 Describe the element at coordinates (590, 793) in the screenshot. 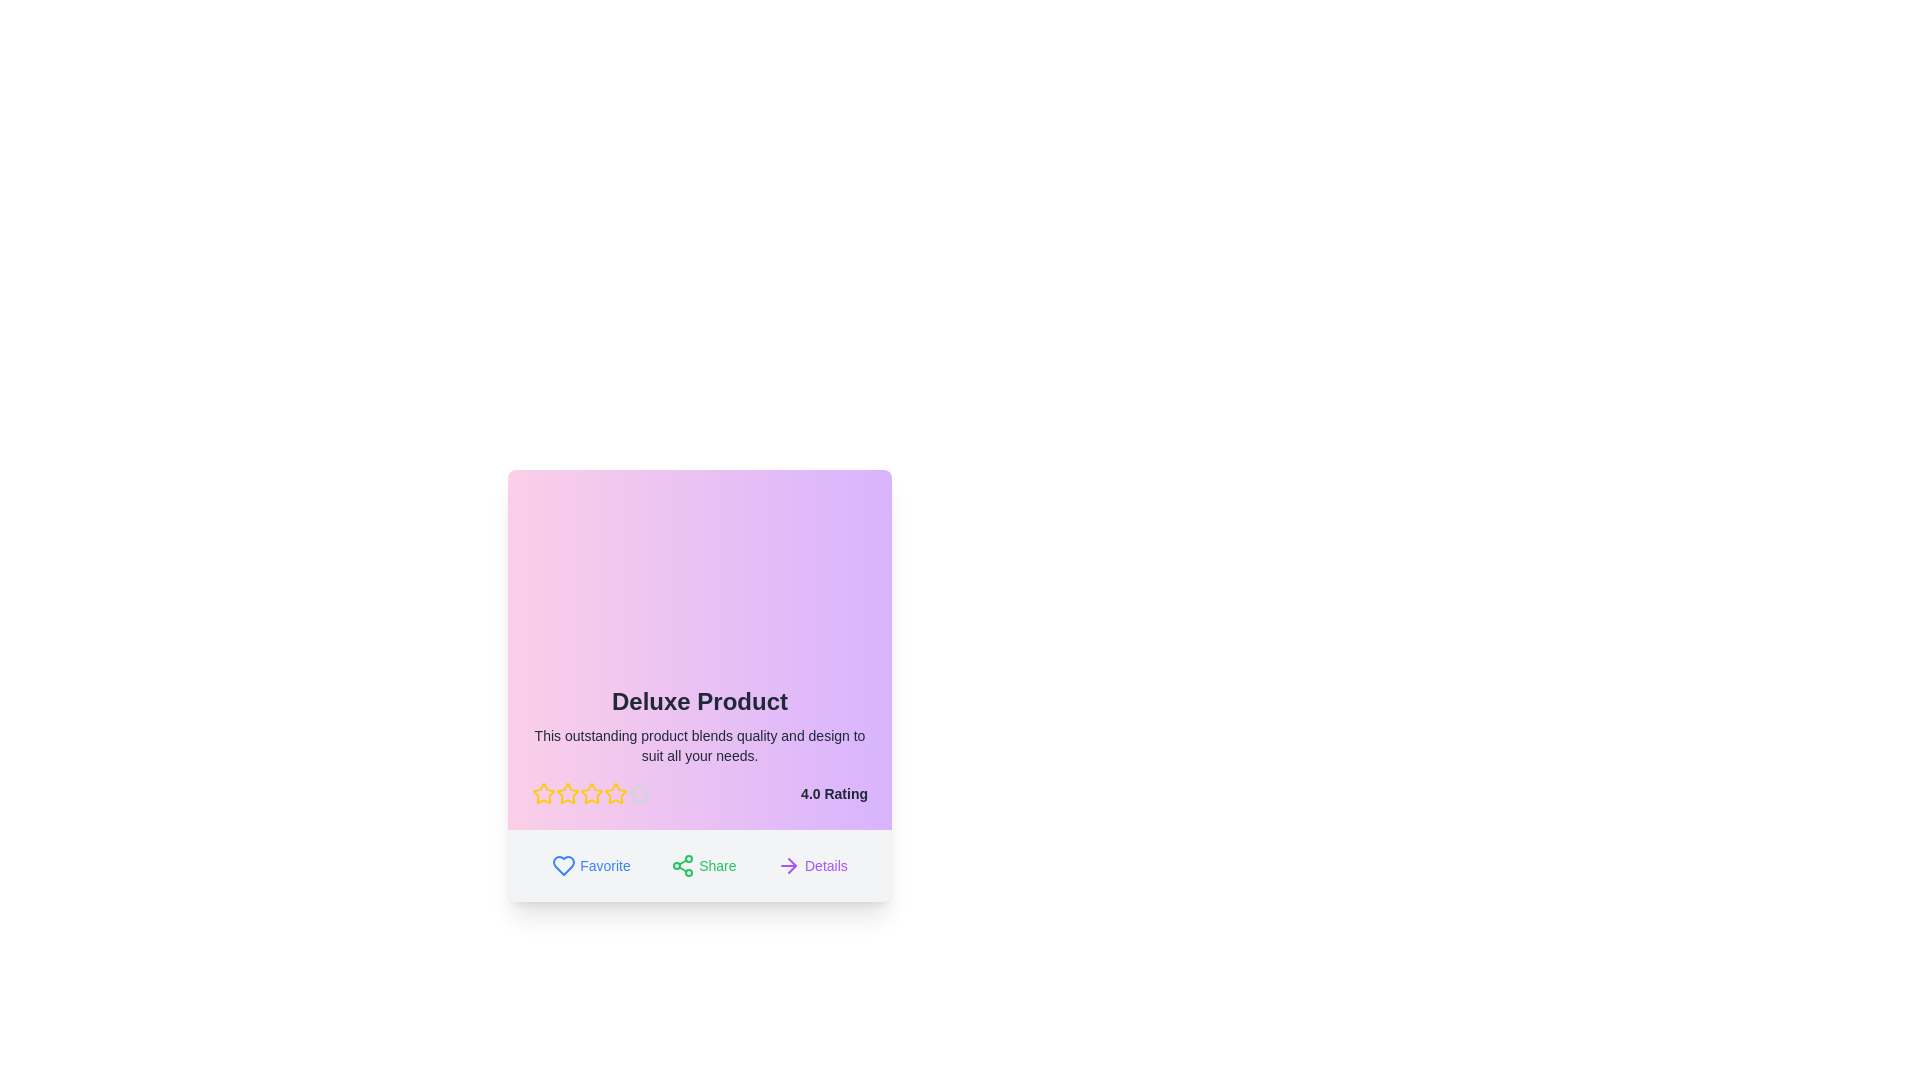

I see `the fourth star icon` at that location.